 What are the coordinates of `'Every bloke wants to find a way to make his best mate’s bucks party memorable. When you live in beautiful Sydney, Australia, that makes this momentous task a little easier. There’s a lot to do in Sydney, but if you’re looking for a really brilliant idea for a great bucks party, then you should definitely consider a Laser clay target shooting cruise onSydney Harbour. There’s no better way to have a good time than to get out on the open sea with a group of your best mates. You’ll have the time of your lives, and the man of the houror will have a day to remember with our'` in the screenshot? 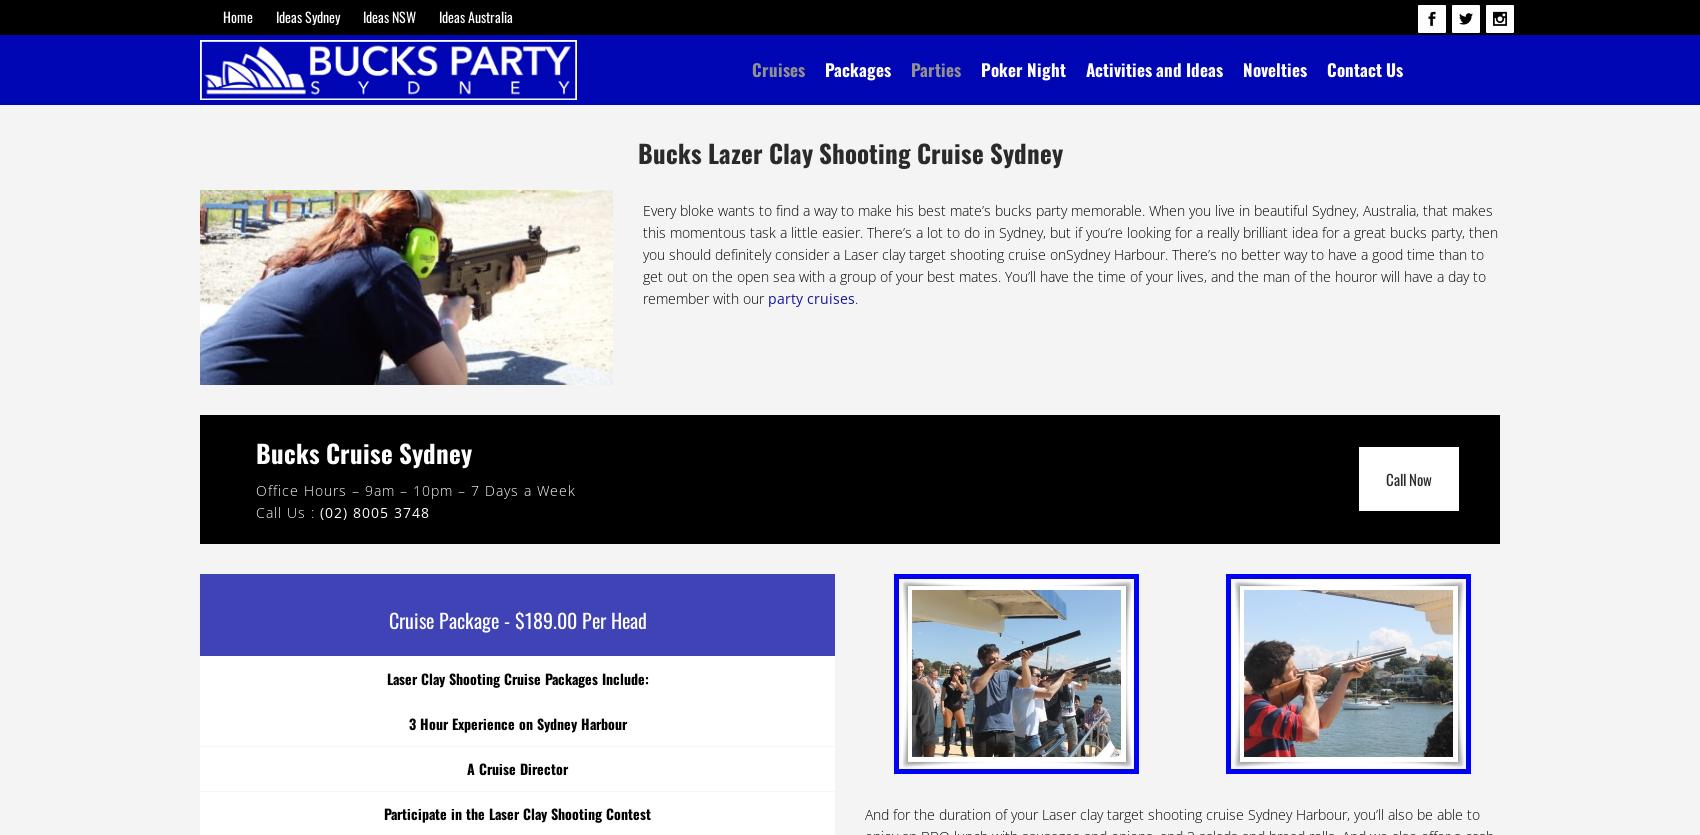 It's located at (1070, 253).